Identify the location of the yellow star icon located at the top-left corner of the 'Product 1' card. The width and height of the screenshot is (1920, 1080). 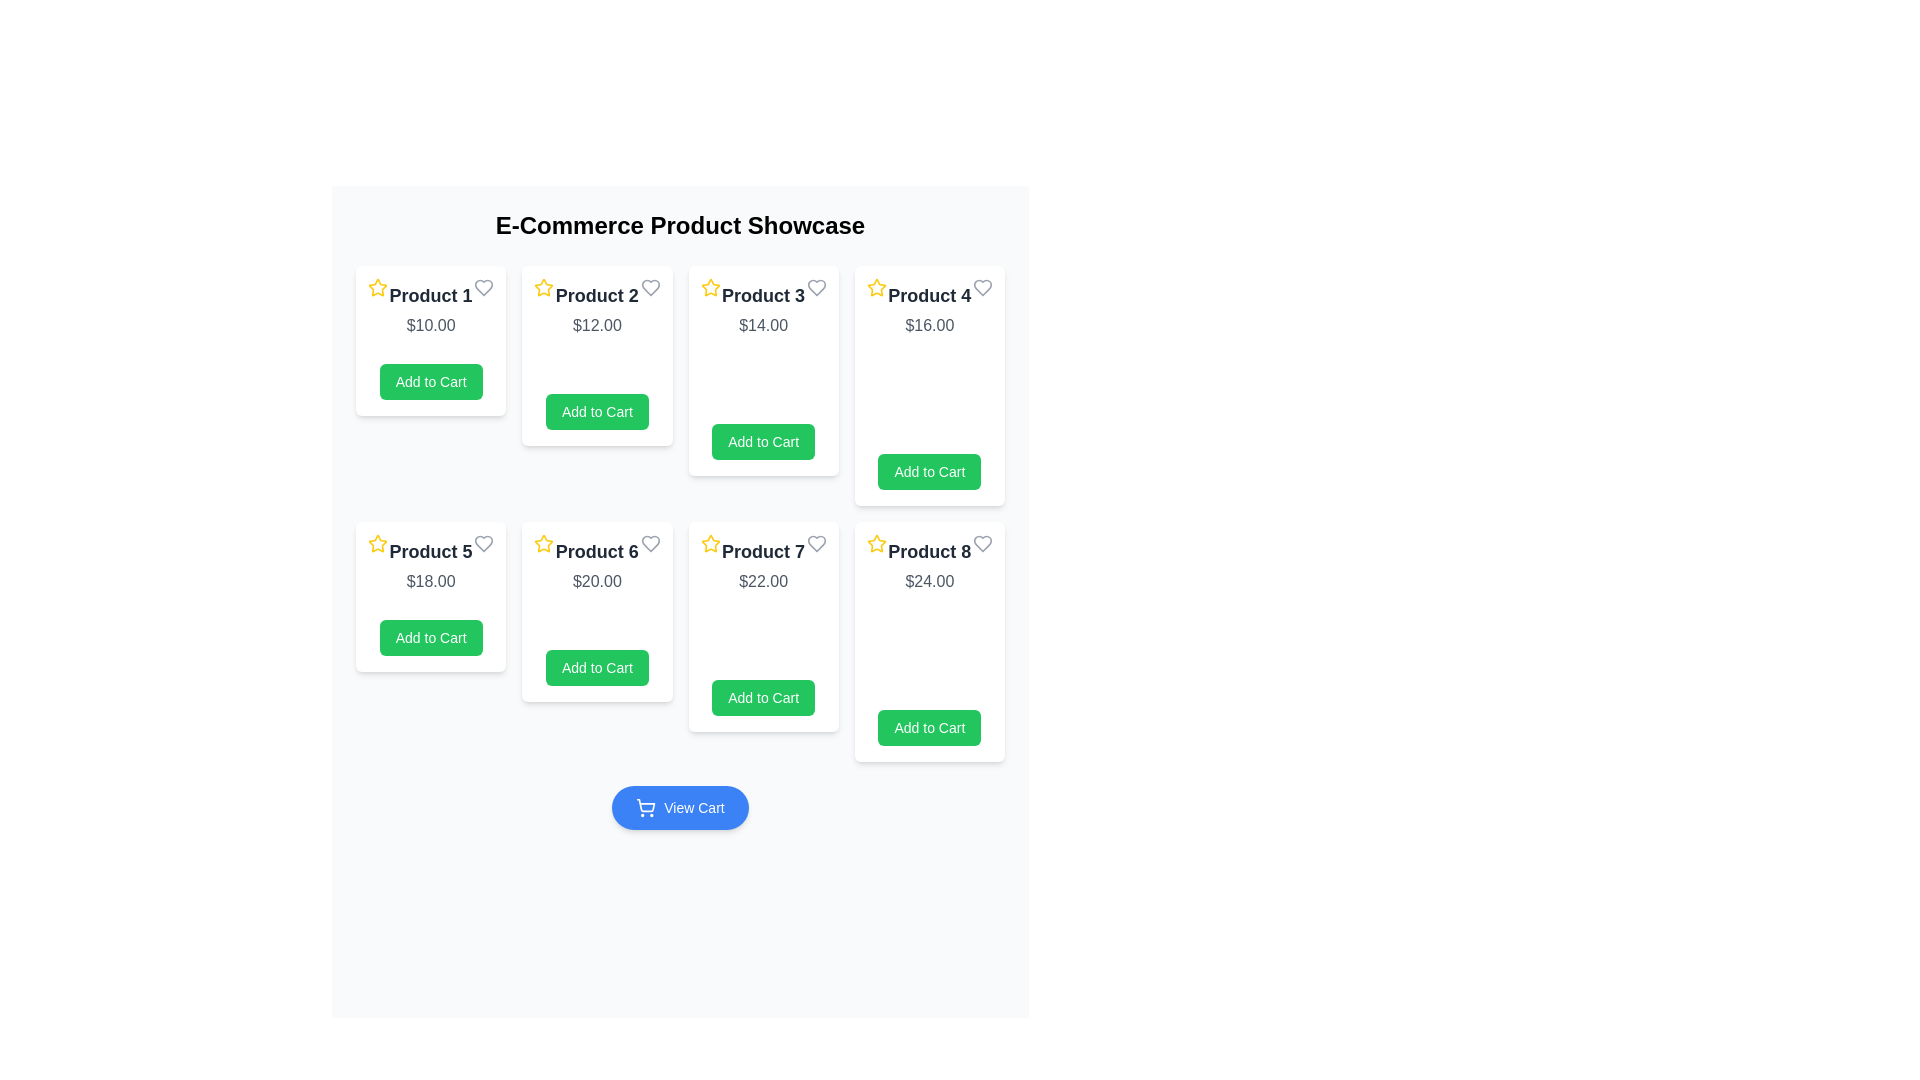
(378, 288).